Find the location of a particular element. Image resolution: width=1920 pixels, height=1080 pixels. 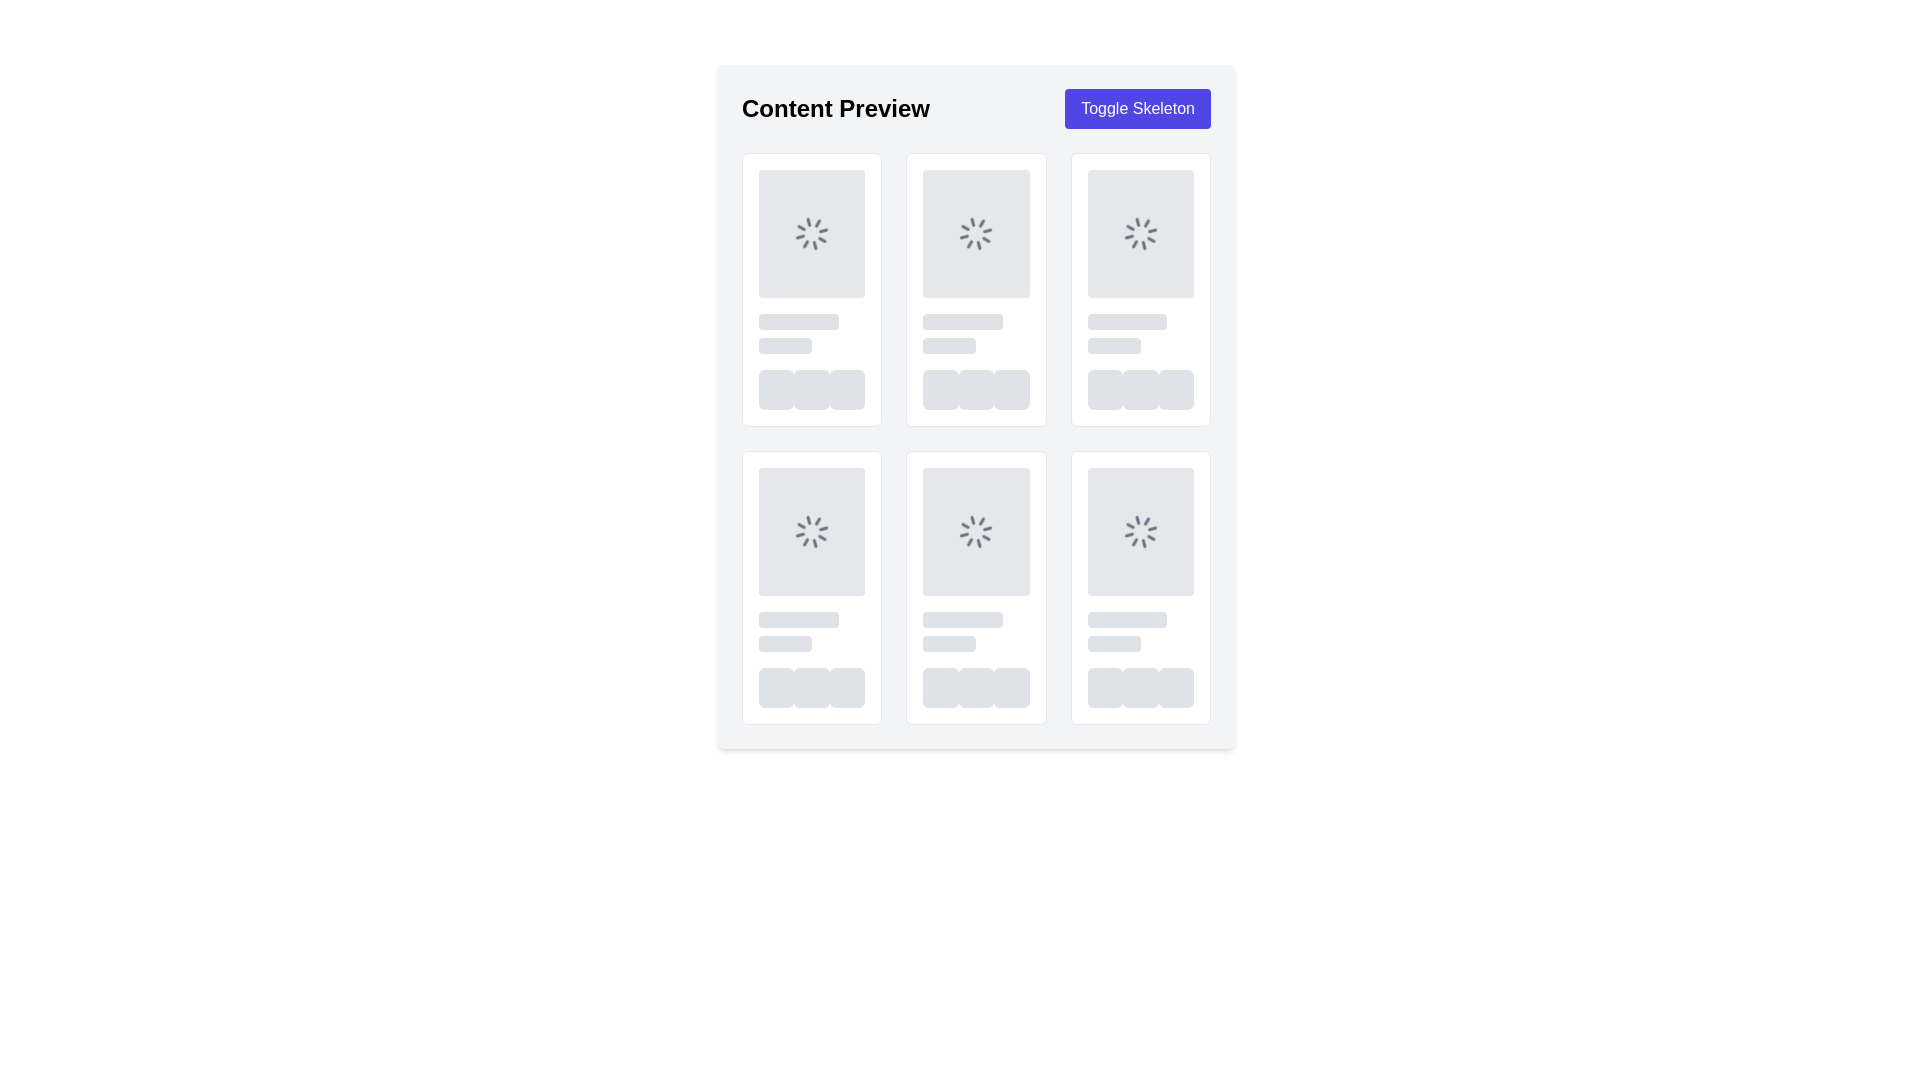

the first loading placeholder element in the row of three skeleton elements within the 'Content Preview' section is located at coordinates (775, 389).